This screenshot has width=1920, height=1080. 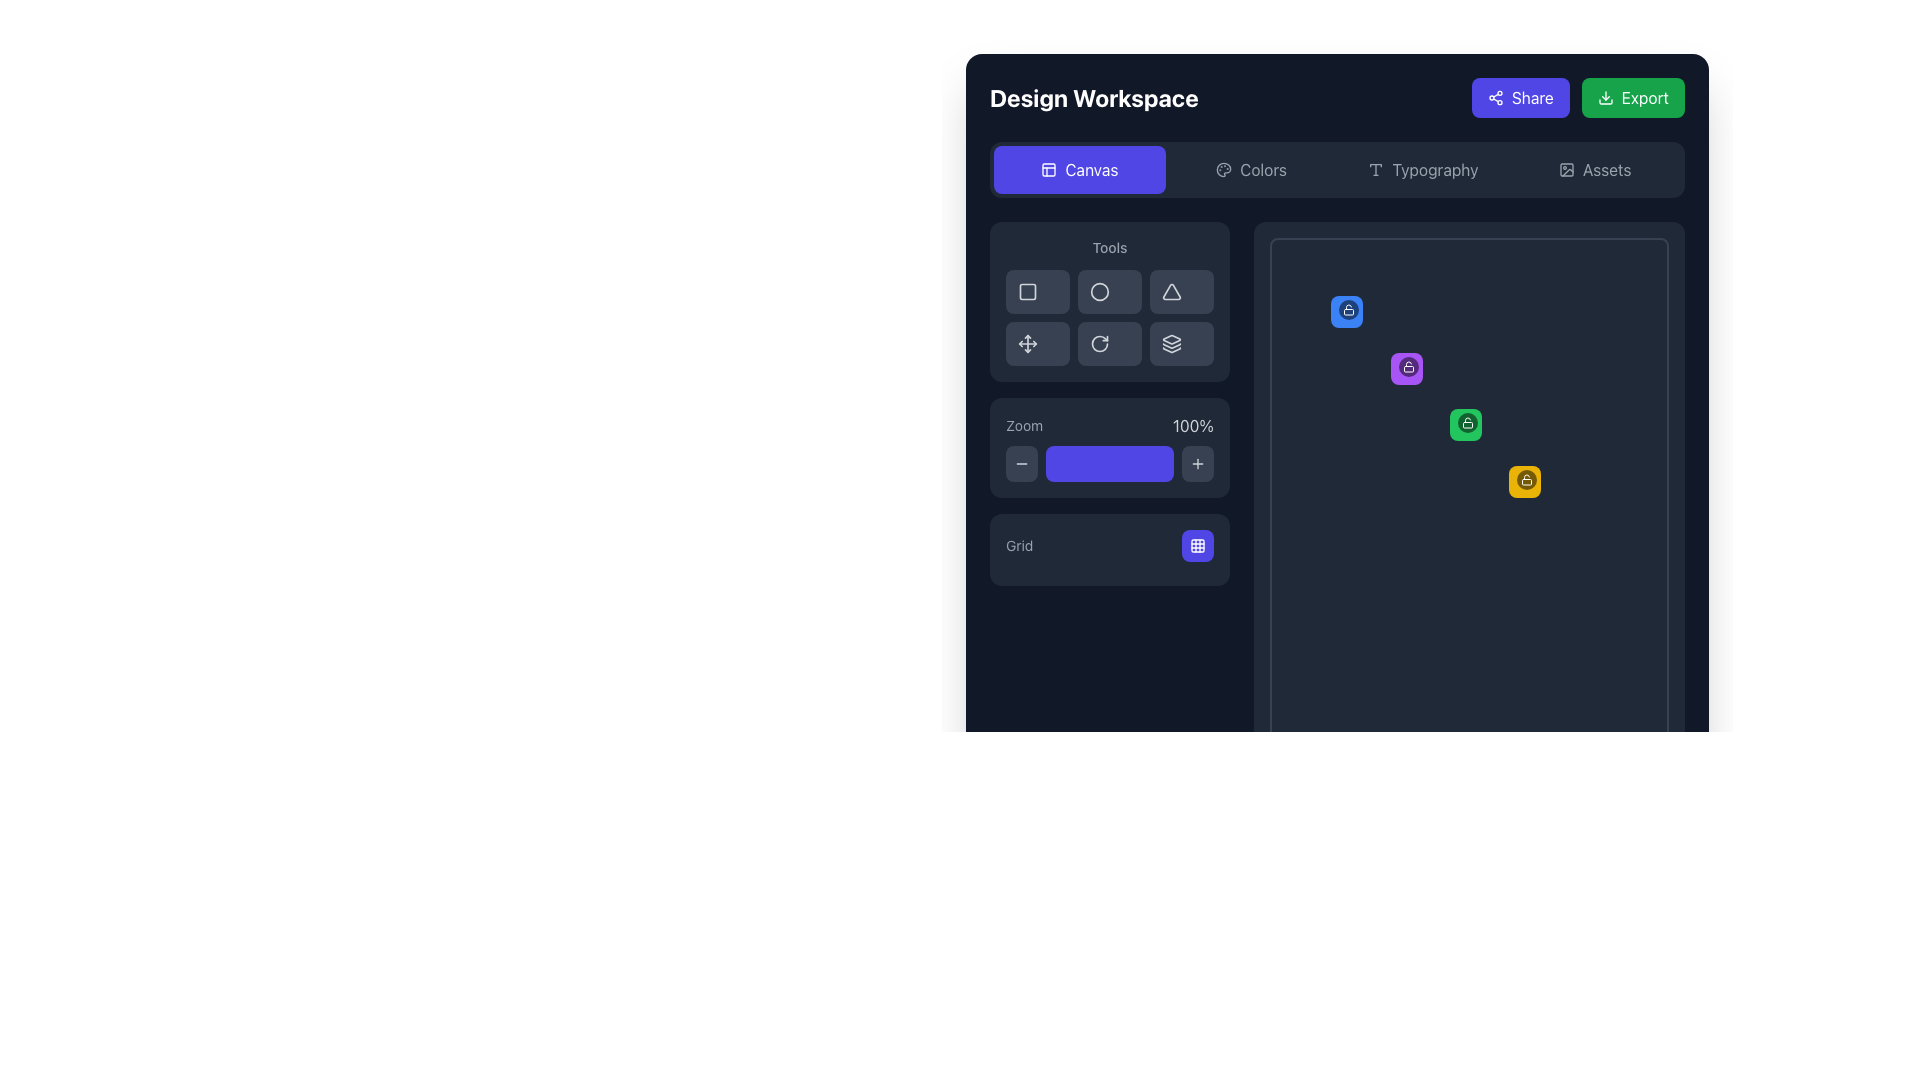 What do you see at coordinates (1037, 292) in the screenshot?
I see `the square-shaped button in the Tools section` at bounding box center [1037, 292].